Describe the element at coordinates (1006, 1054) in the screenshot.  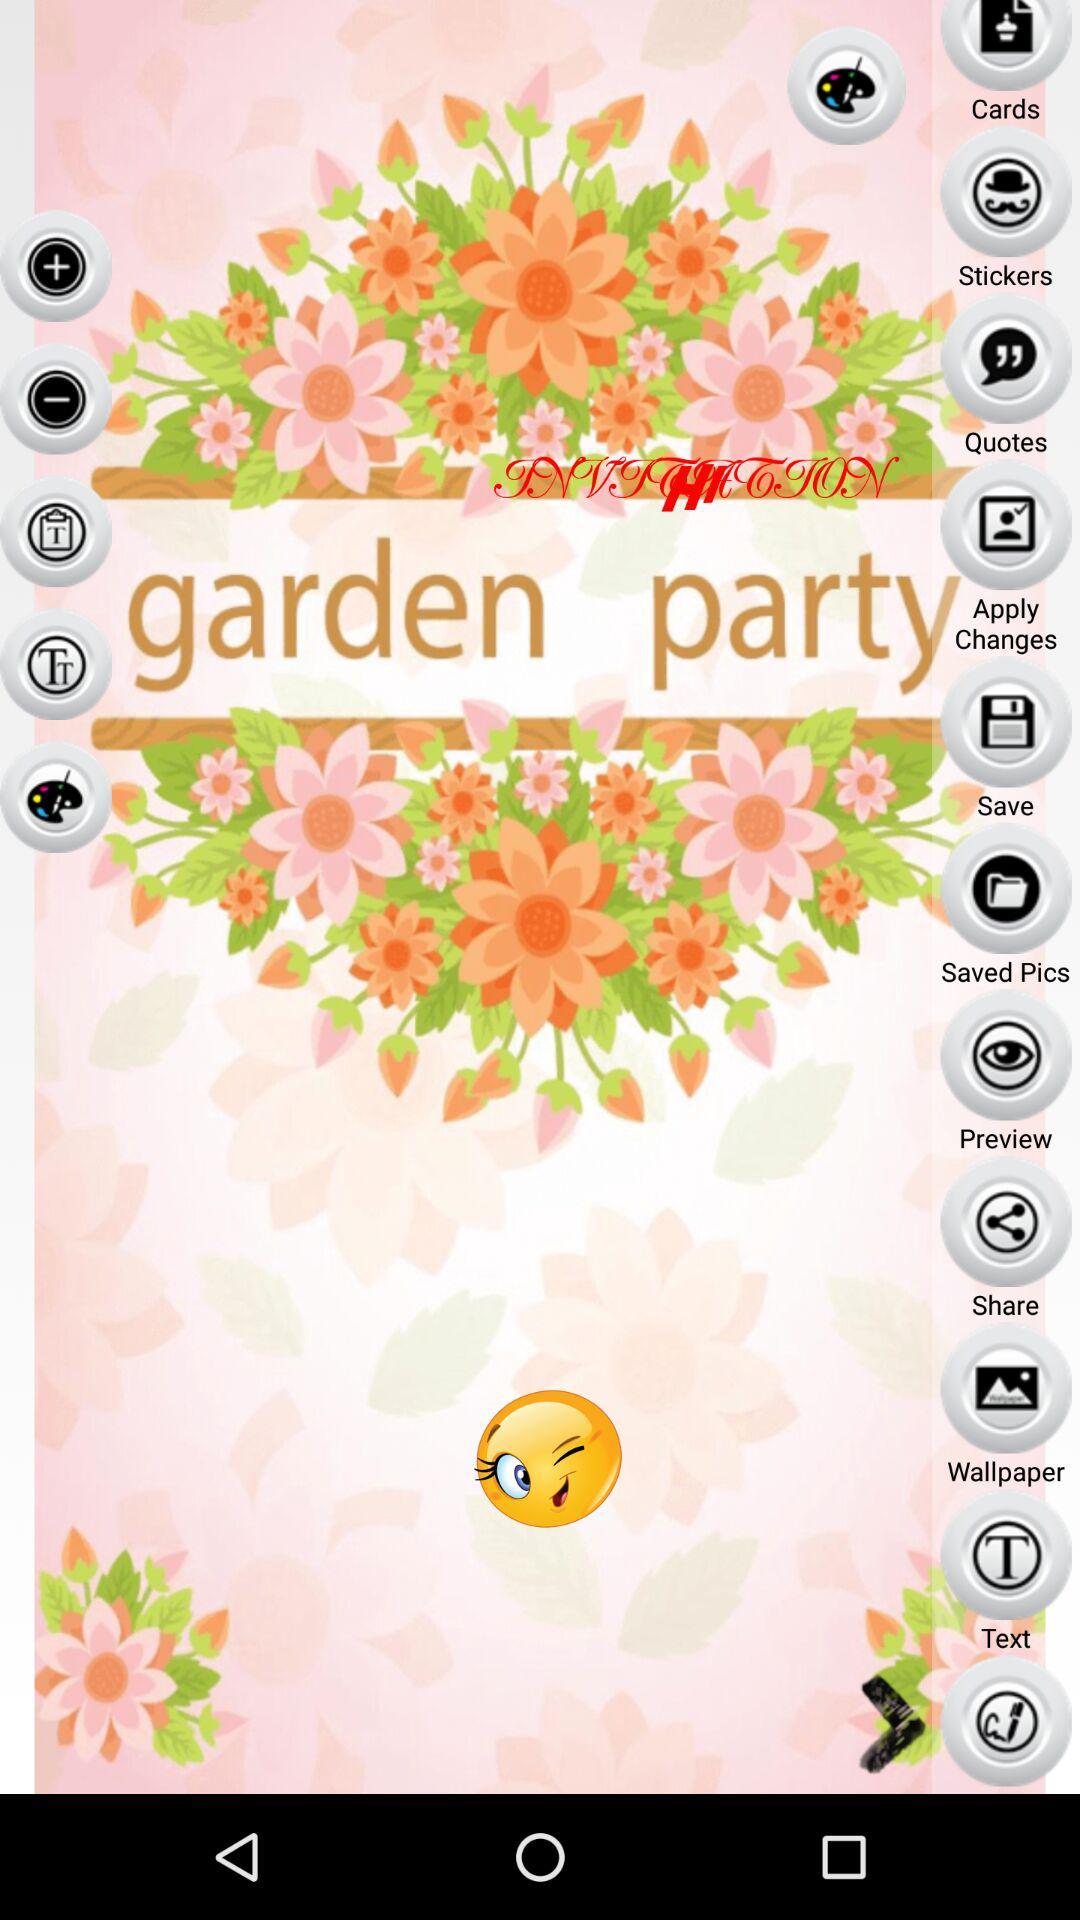
I see `the preview icon` at that location.